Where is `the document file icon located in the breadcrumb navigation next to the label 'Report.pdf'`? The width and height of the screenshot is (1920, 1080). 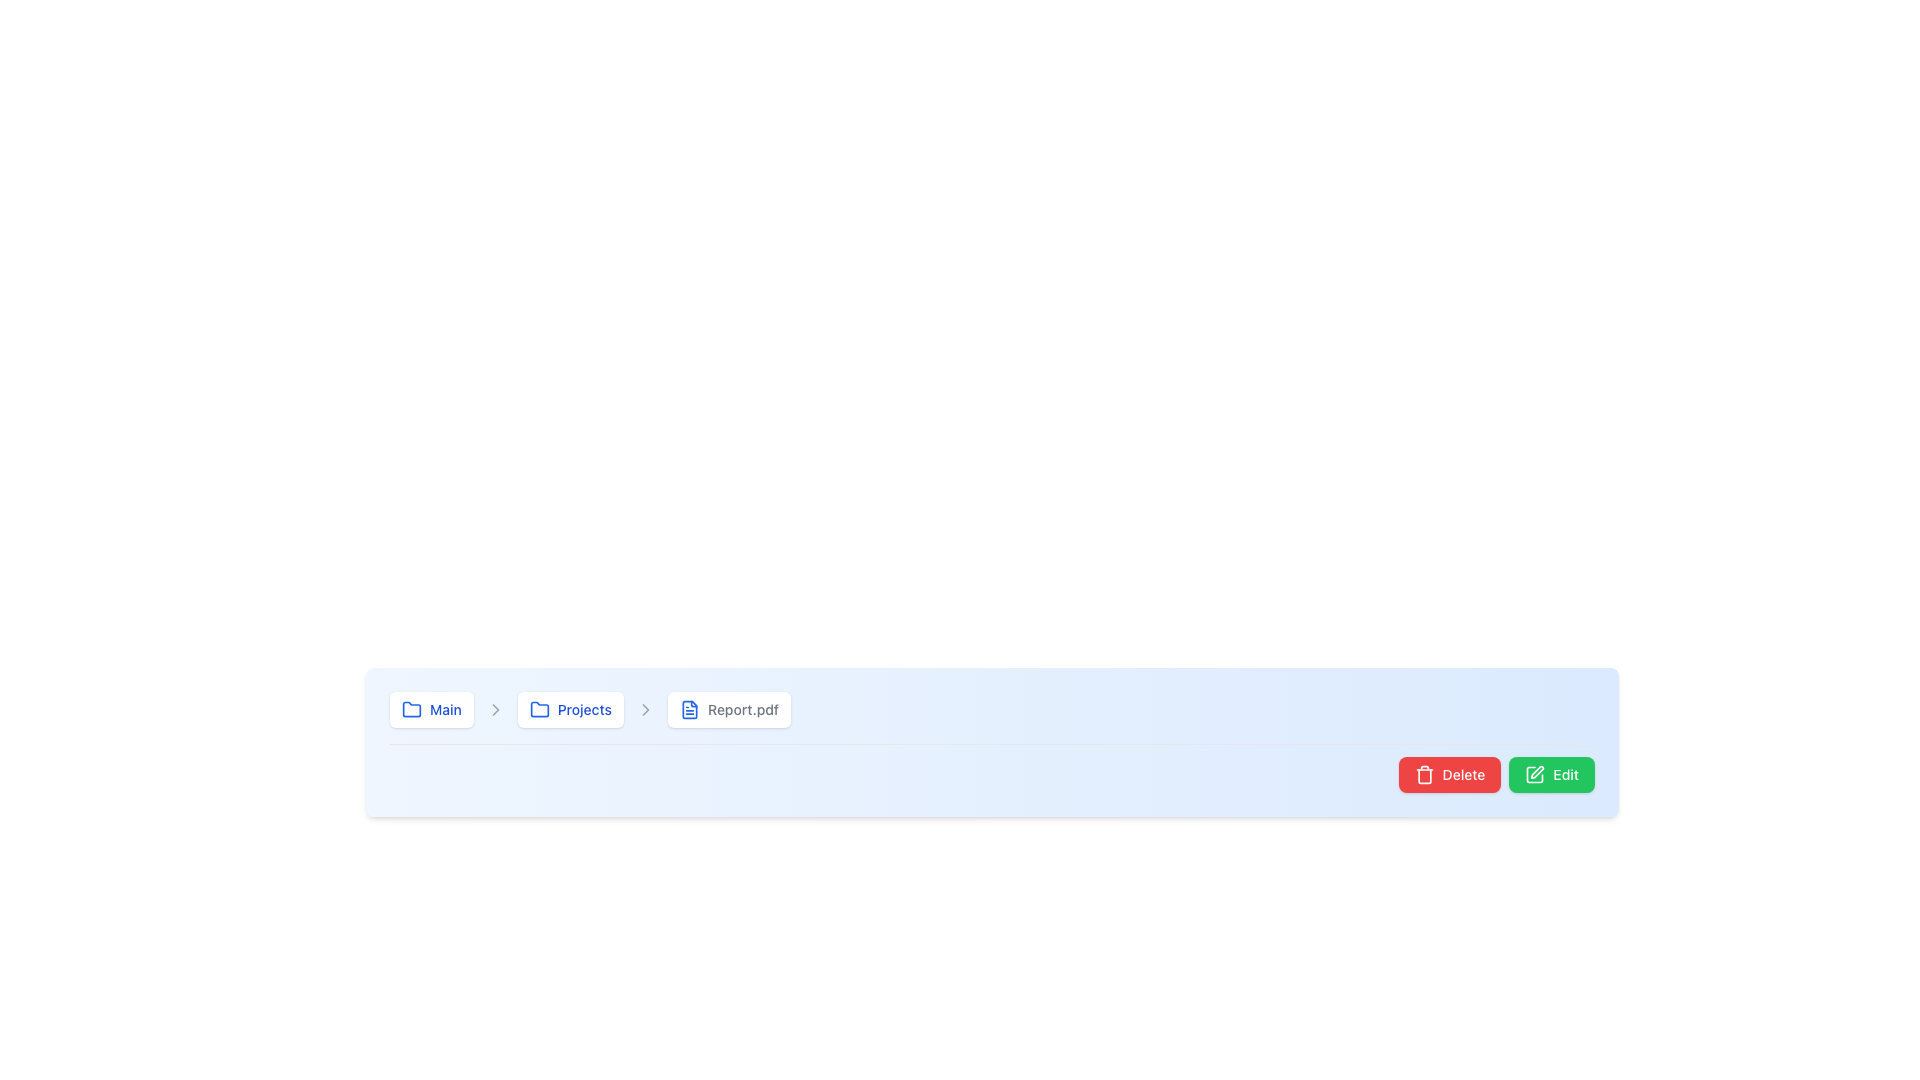
the document file icon located in the breadcrumb navigation next to the label 'Report.pdf' is located at coordinates (690, 708).